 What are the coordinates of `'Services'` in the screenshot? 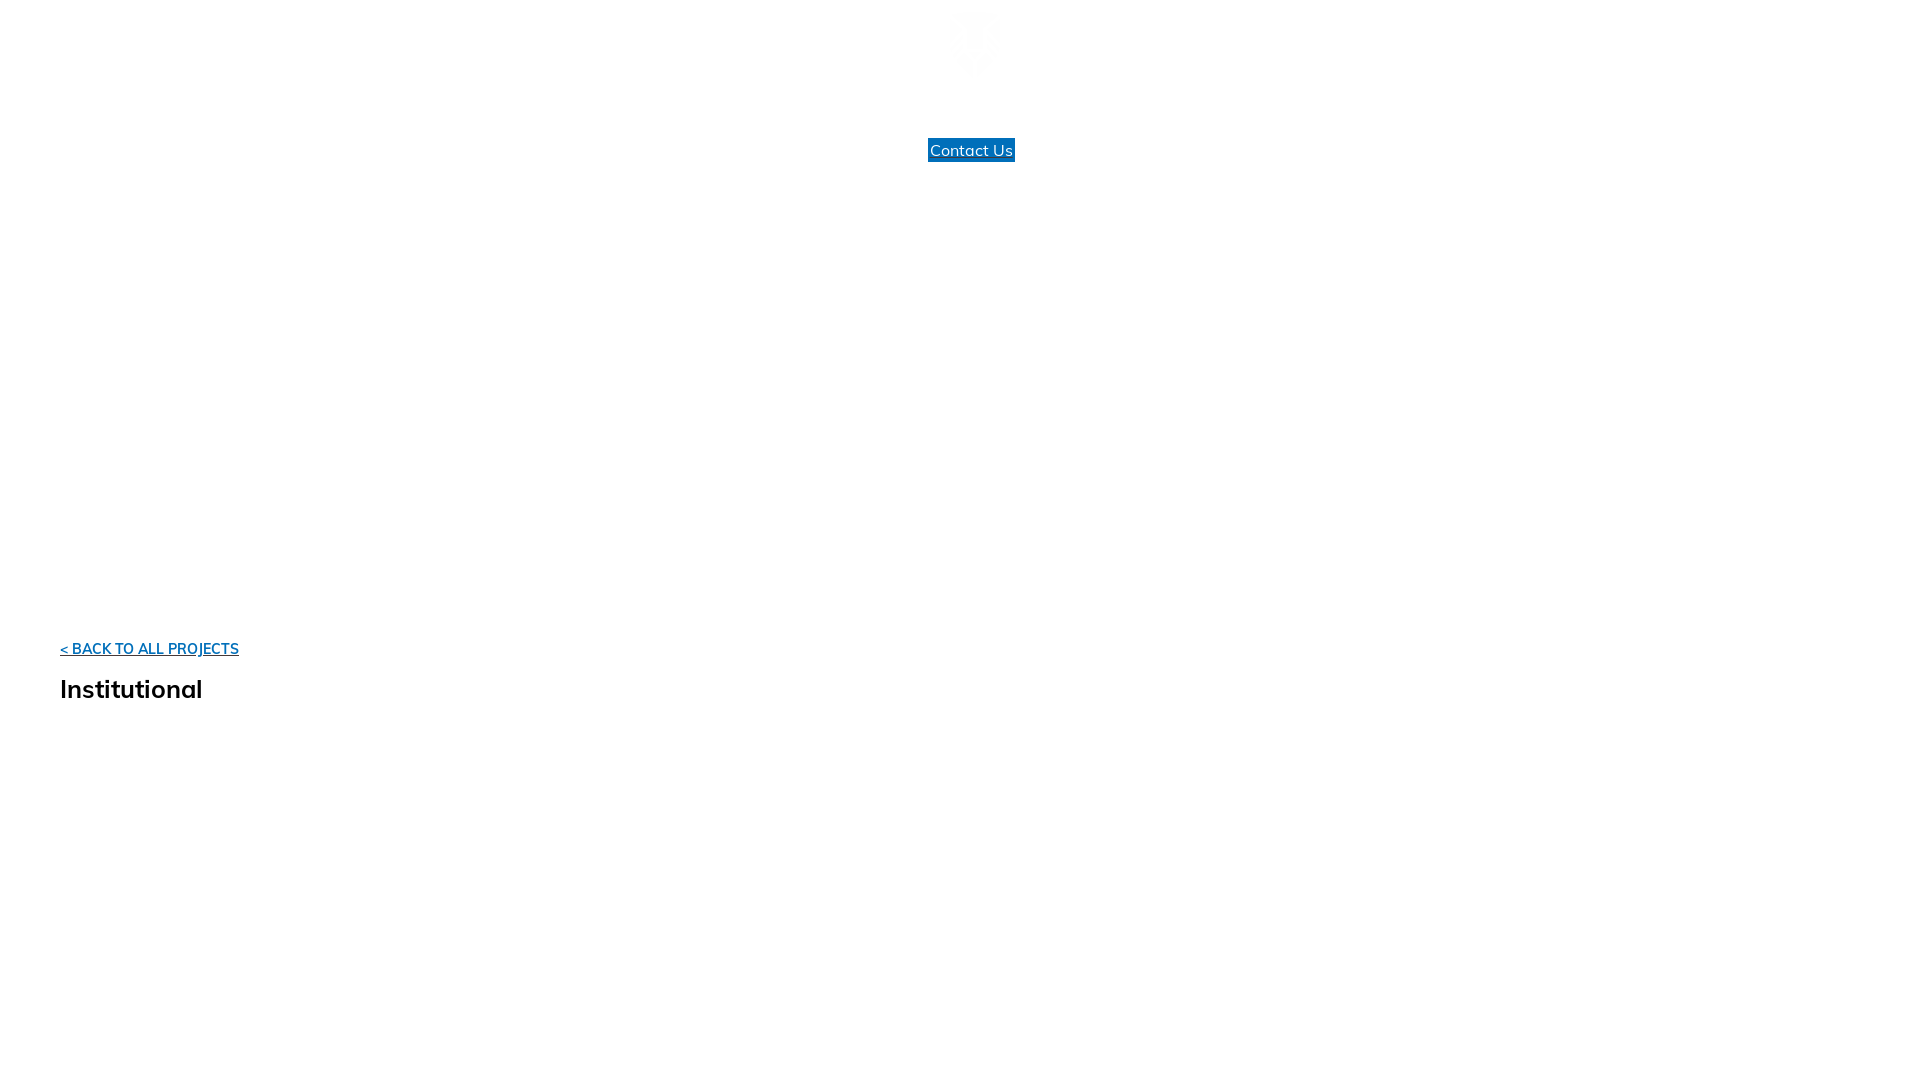 It's located at (83, 116).